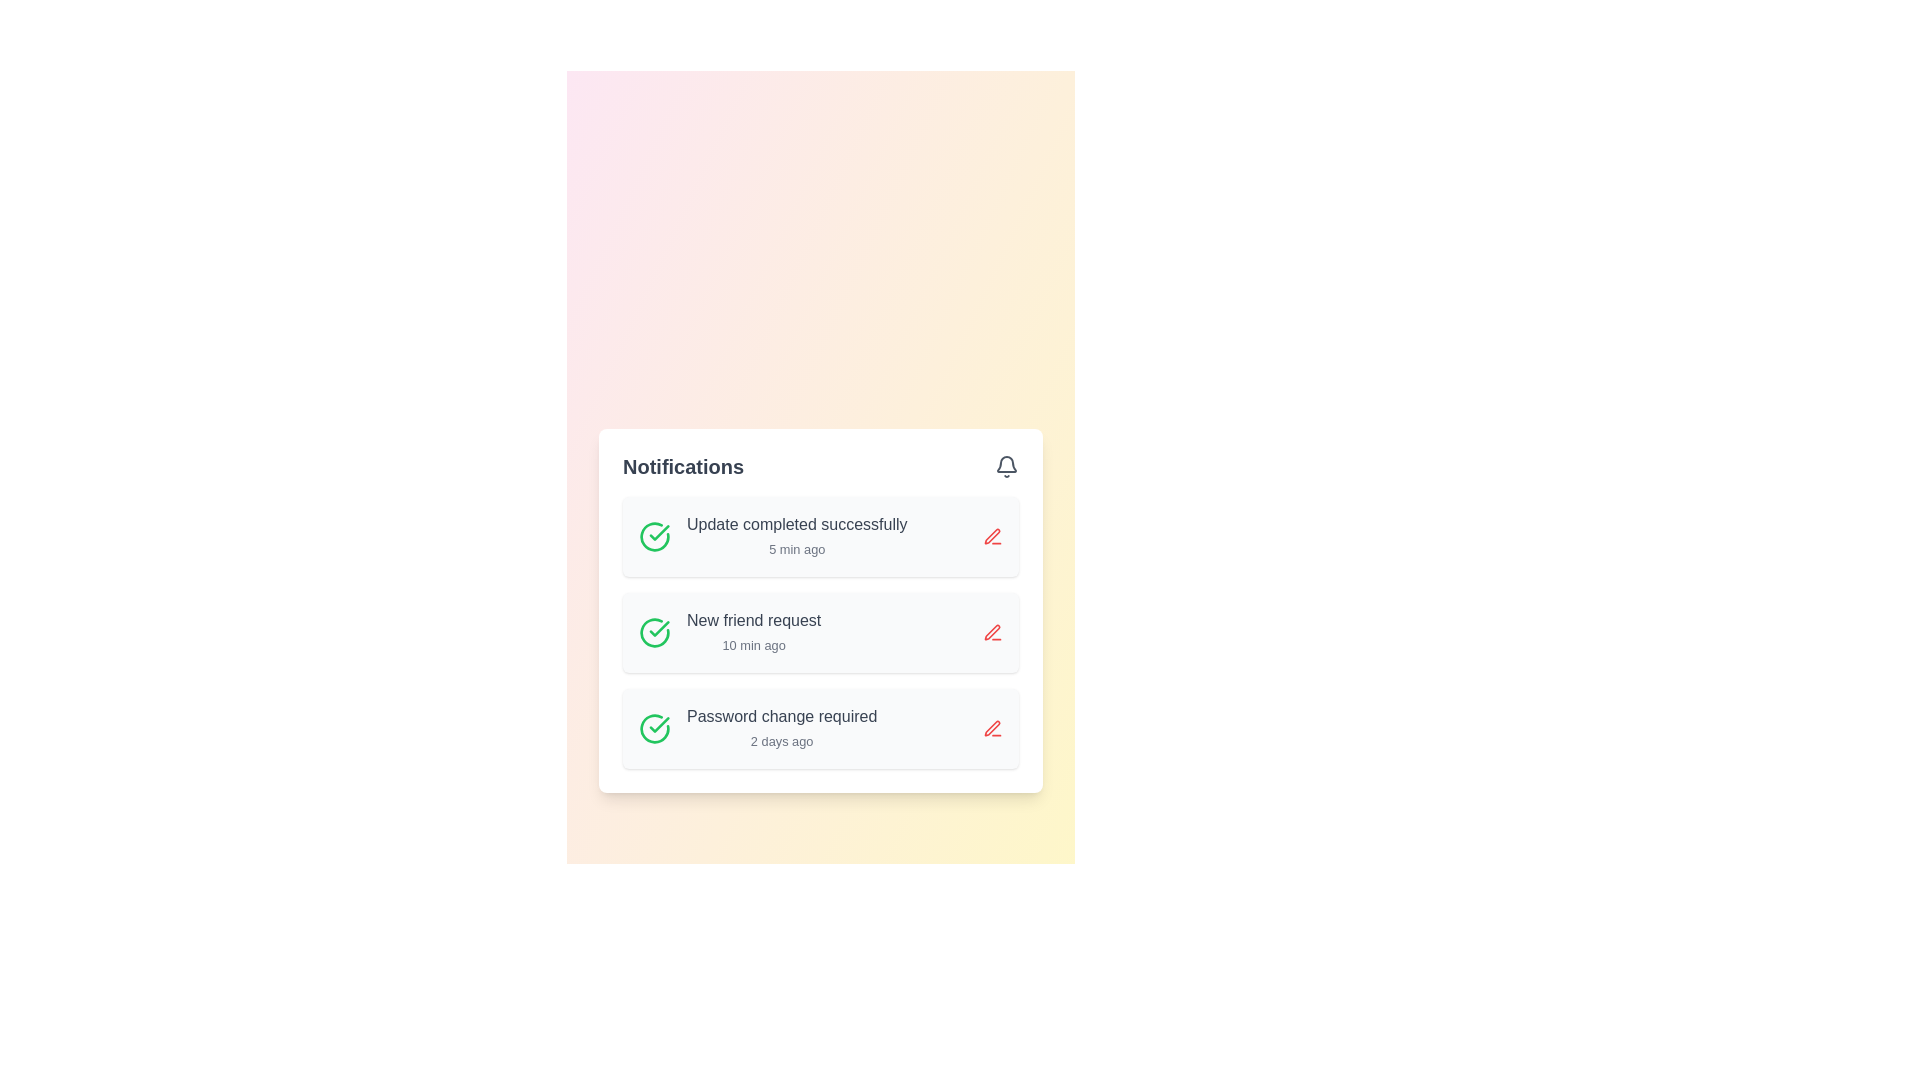 The width and height of the screenshot is (1920, 1080). I want to click on the static text that indicates an update has been completed successfully, located in the 'Notifications' section, above the timestamp '5 min ago', so click(796, 523).